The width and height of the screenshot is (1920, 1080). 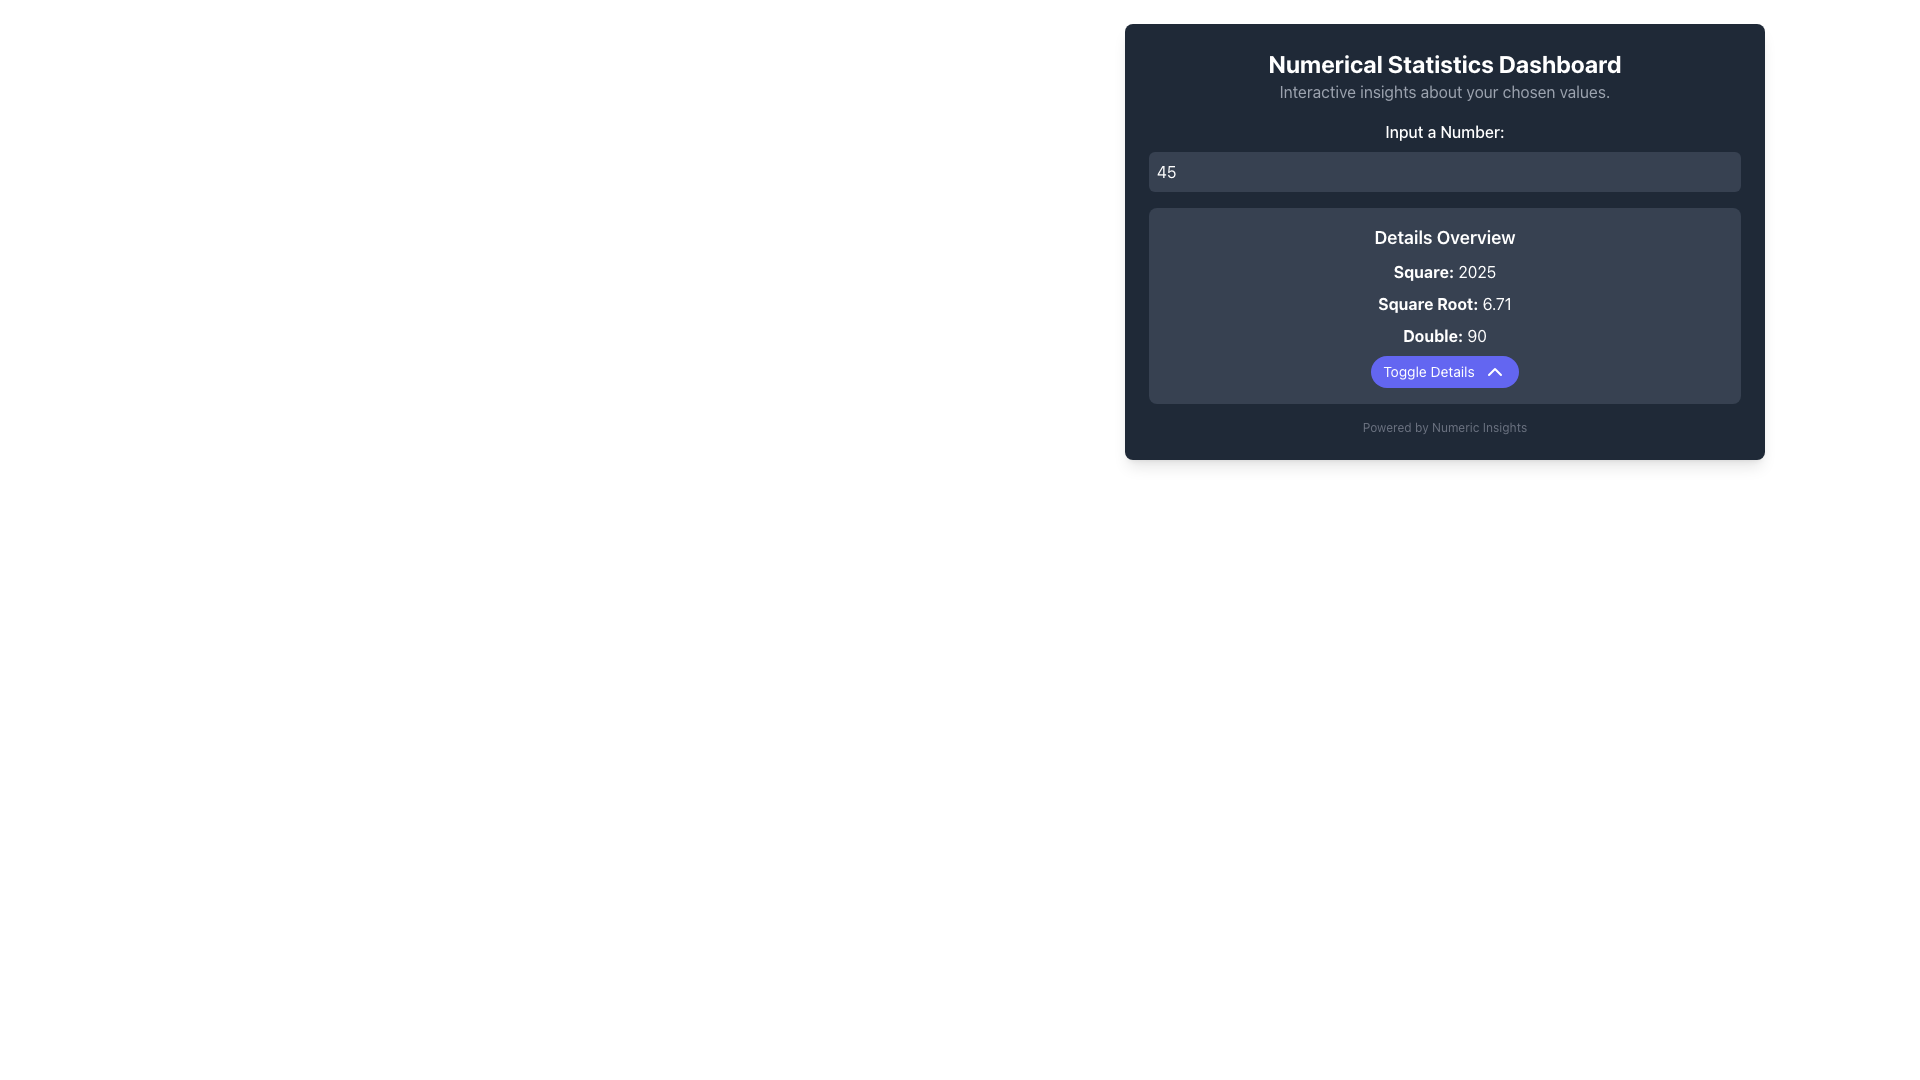 I want to click on the label indicating the meaning of the associated value '2025', which is centrally located in the 'Details Overview' section, to the left of the numerical value, so click(x=1422, y=272).